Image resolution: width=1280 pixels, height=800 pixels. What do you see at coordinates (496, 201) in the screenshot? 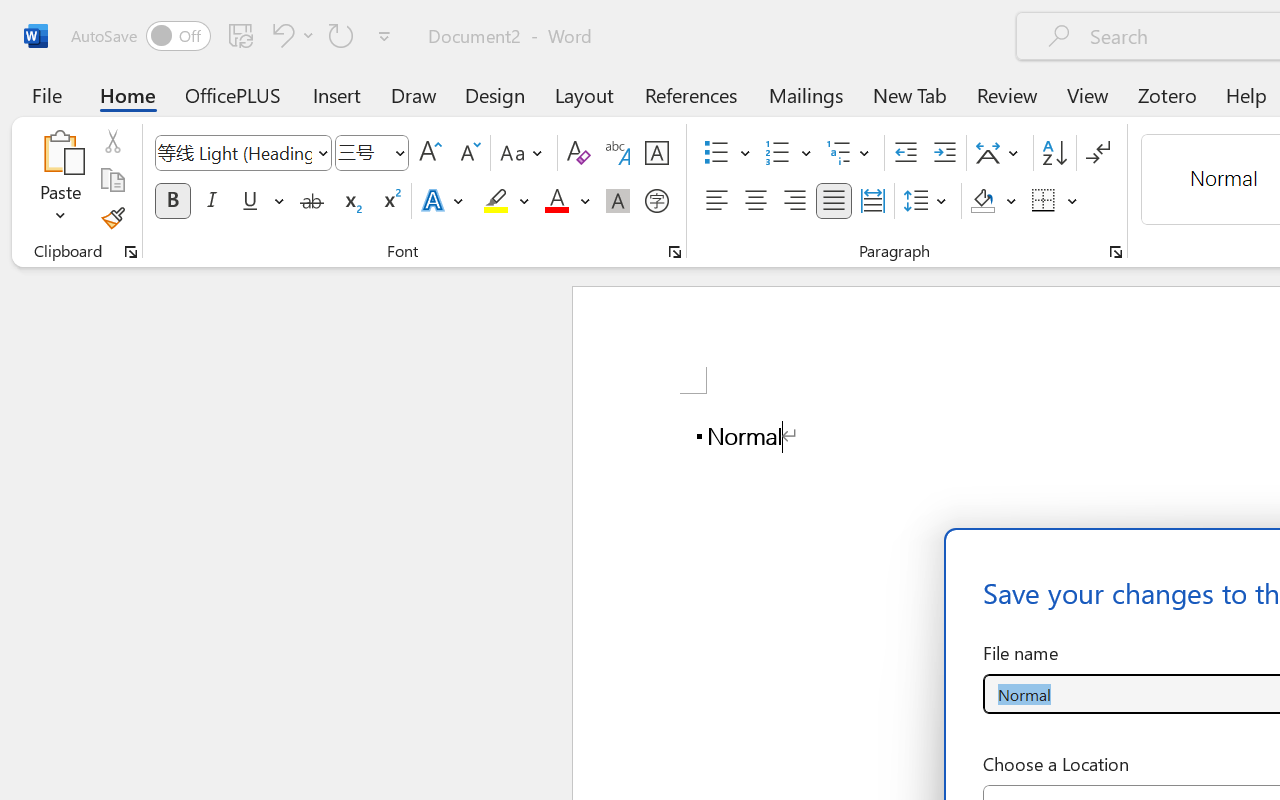
I see `'Text Highlight Color Yellow'` at bounding box center [496, 201].